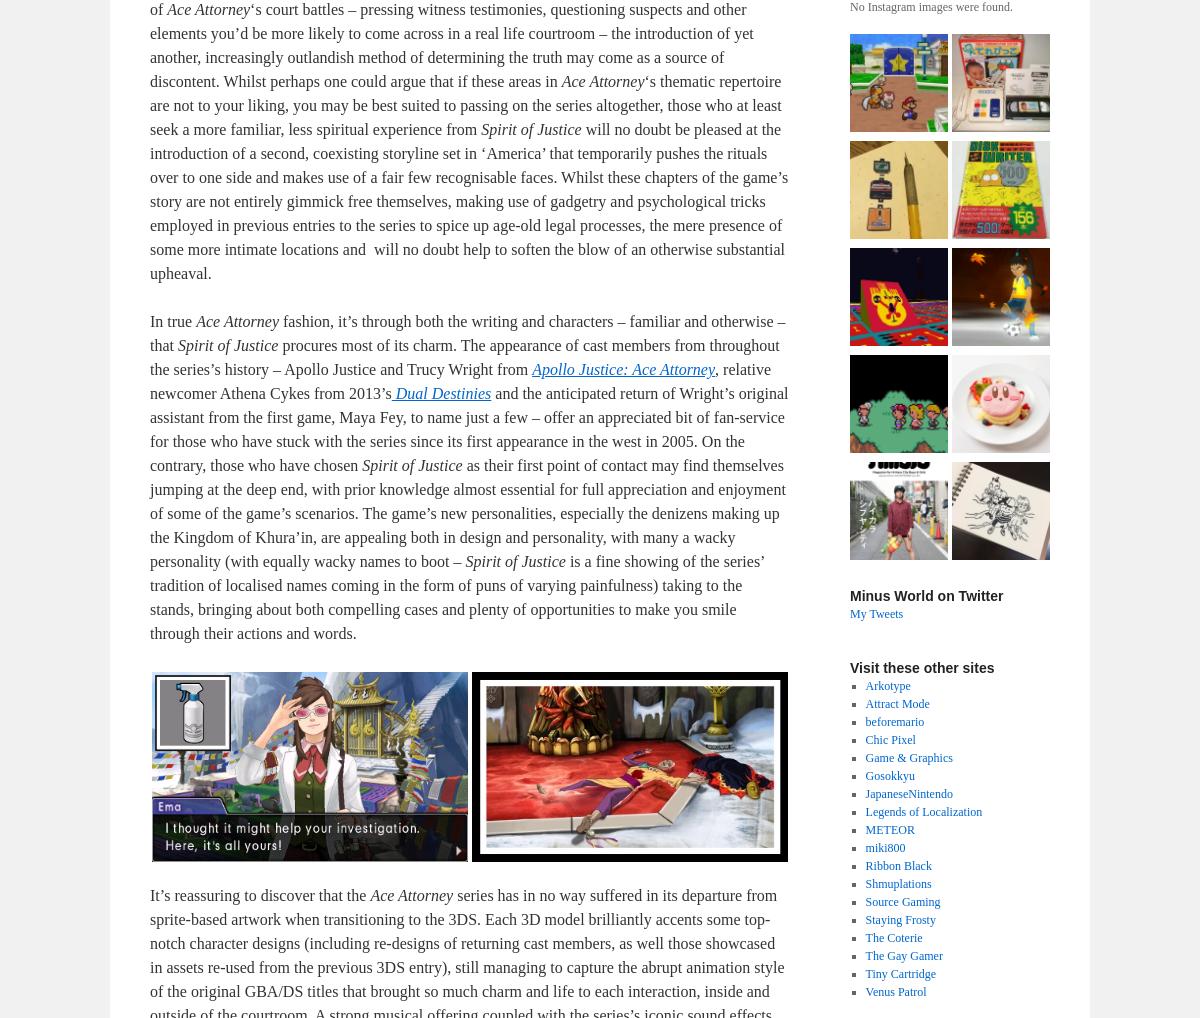 This screenshot has width=1200, height=1018. I want to click on 'beforemario', so click(893, 720).